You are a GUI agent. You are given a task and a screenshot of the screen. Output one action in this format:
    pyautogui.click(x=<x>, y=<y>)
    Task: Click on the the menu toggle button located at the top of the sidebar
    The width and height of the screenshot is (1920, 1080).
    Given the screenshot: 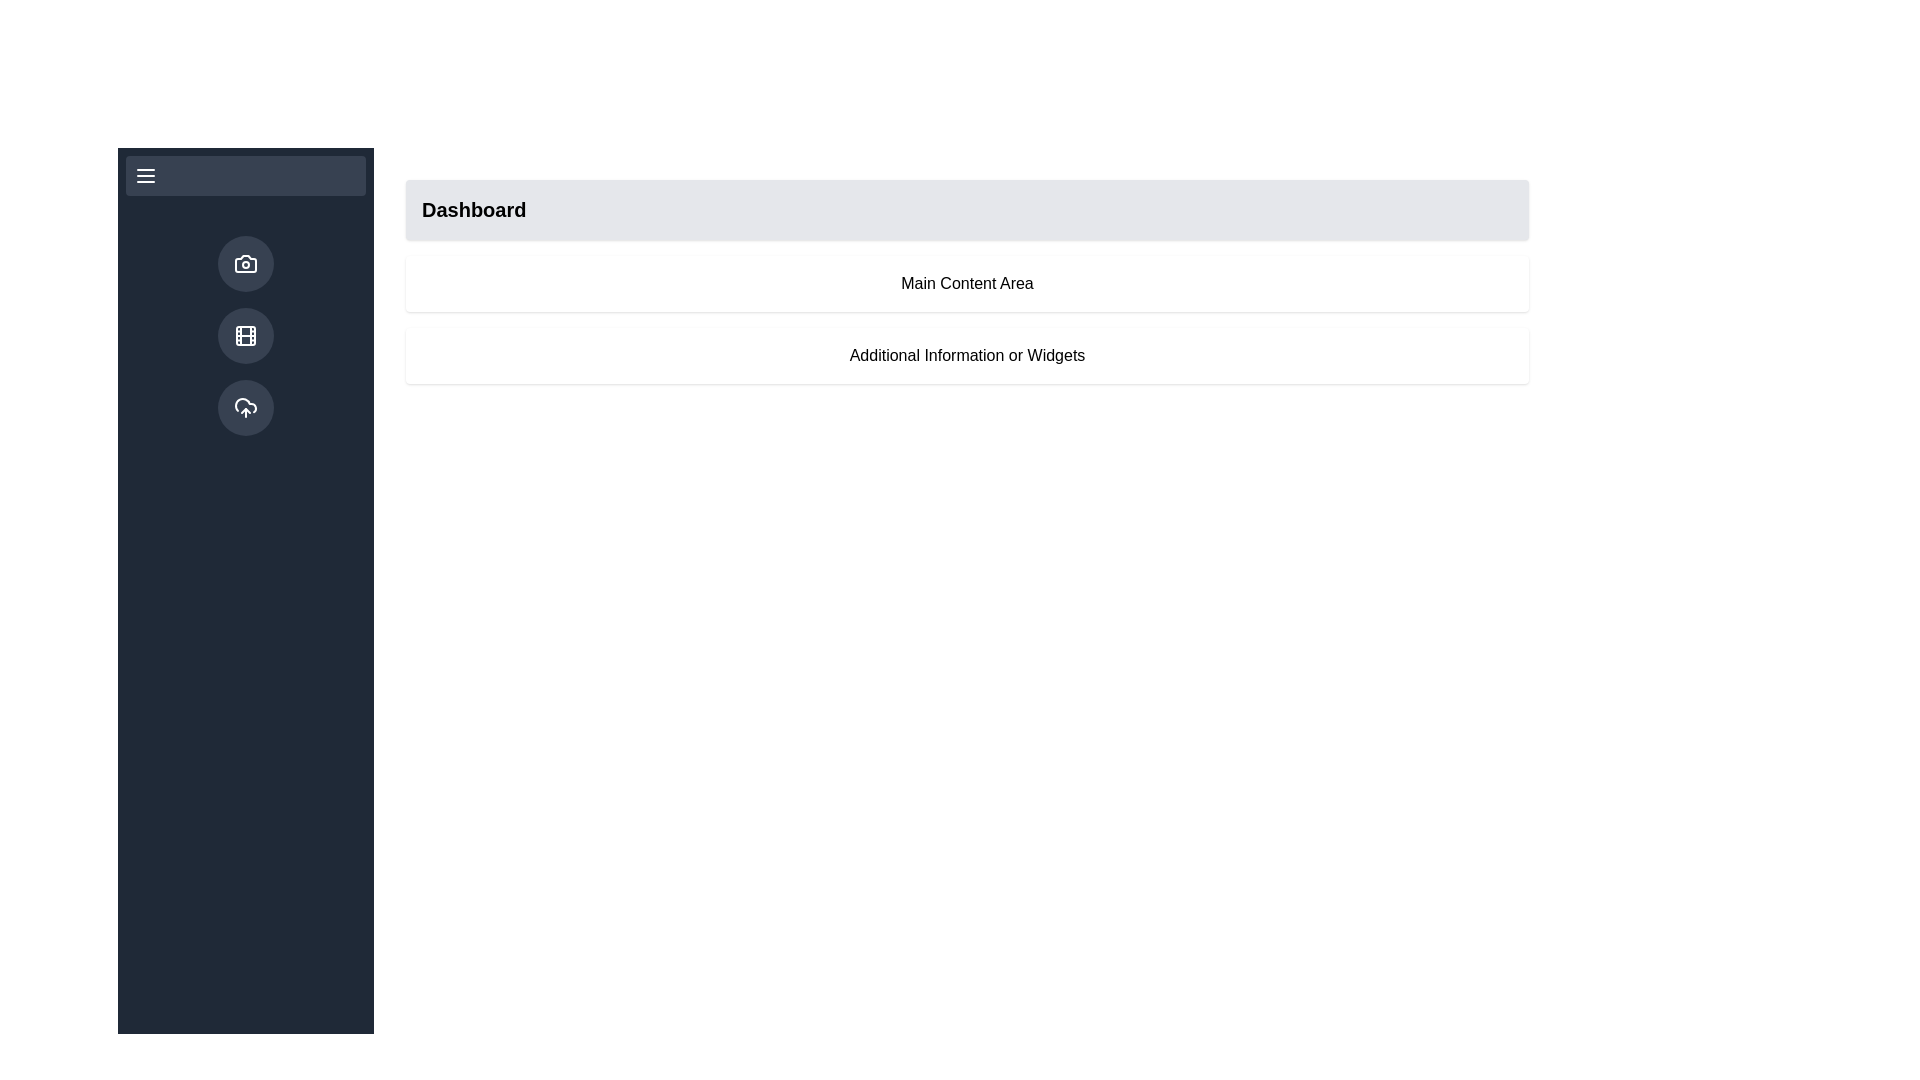 What is the action you would take?
    pyautogui.click(x=244, y=175)
    